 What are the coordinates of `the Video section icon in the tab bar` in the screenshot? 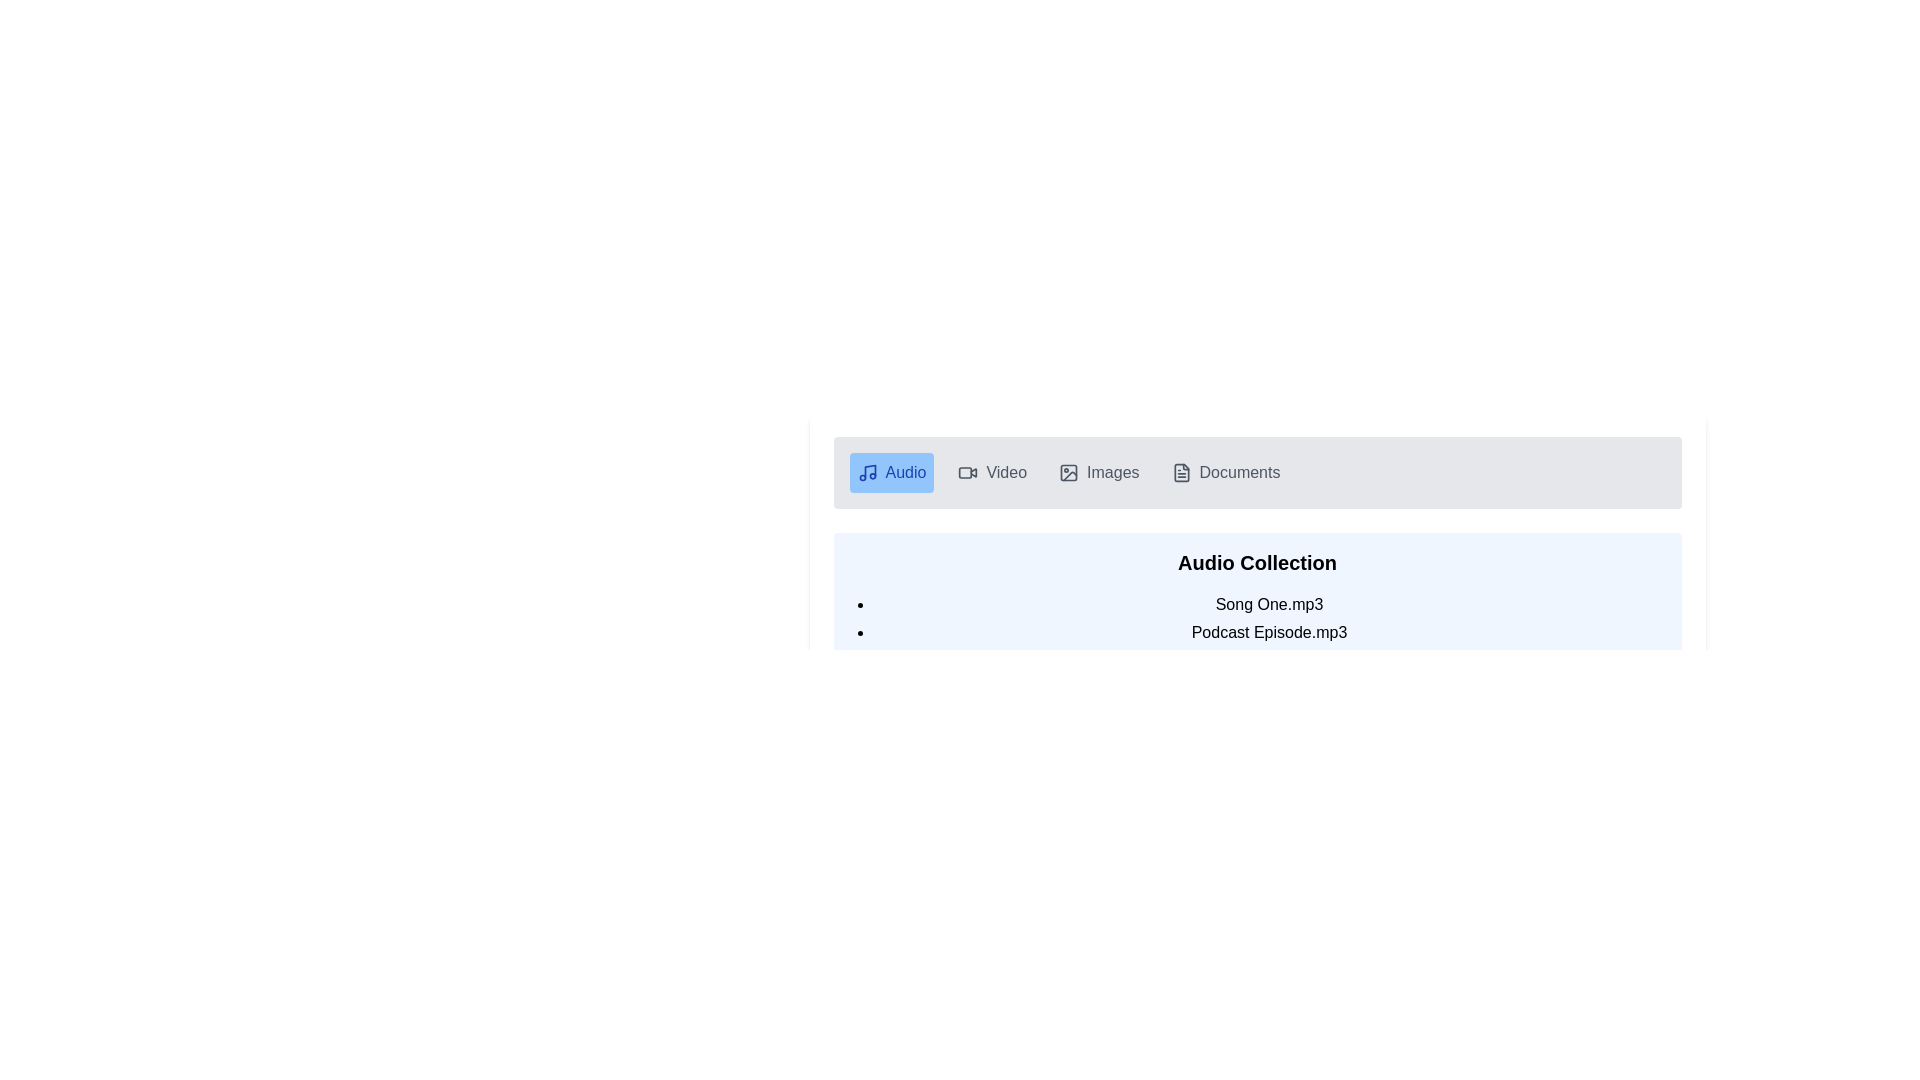 It's located at (965, 473).